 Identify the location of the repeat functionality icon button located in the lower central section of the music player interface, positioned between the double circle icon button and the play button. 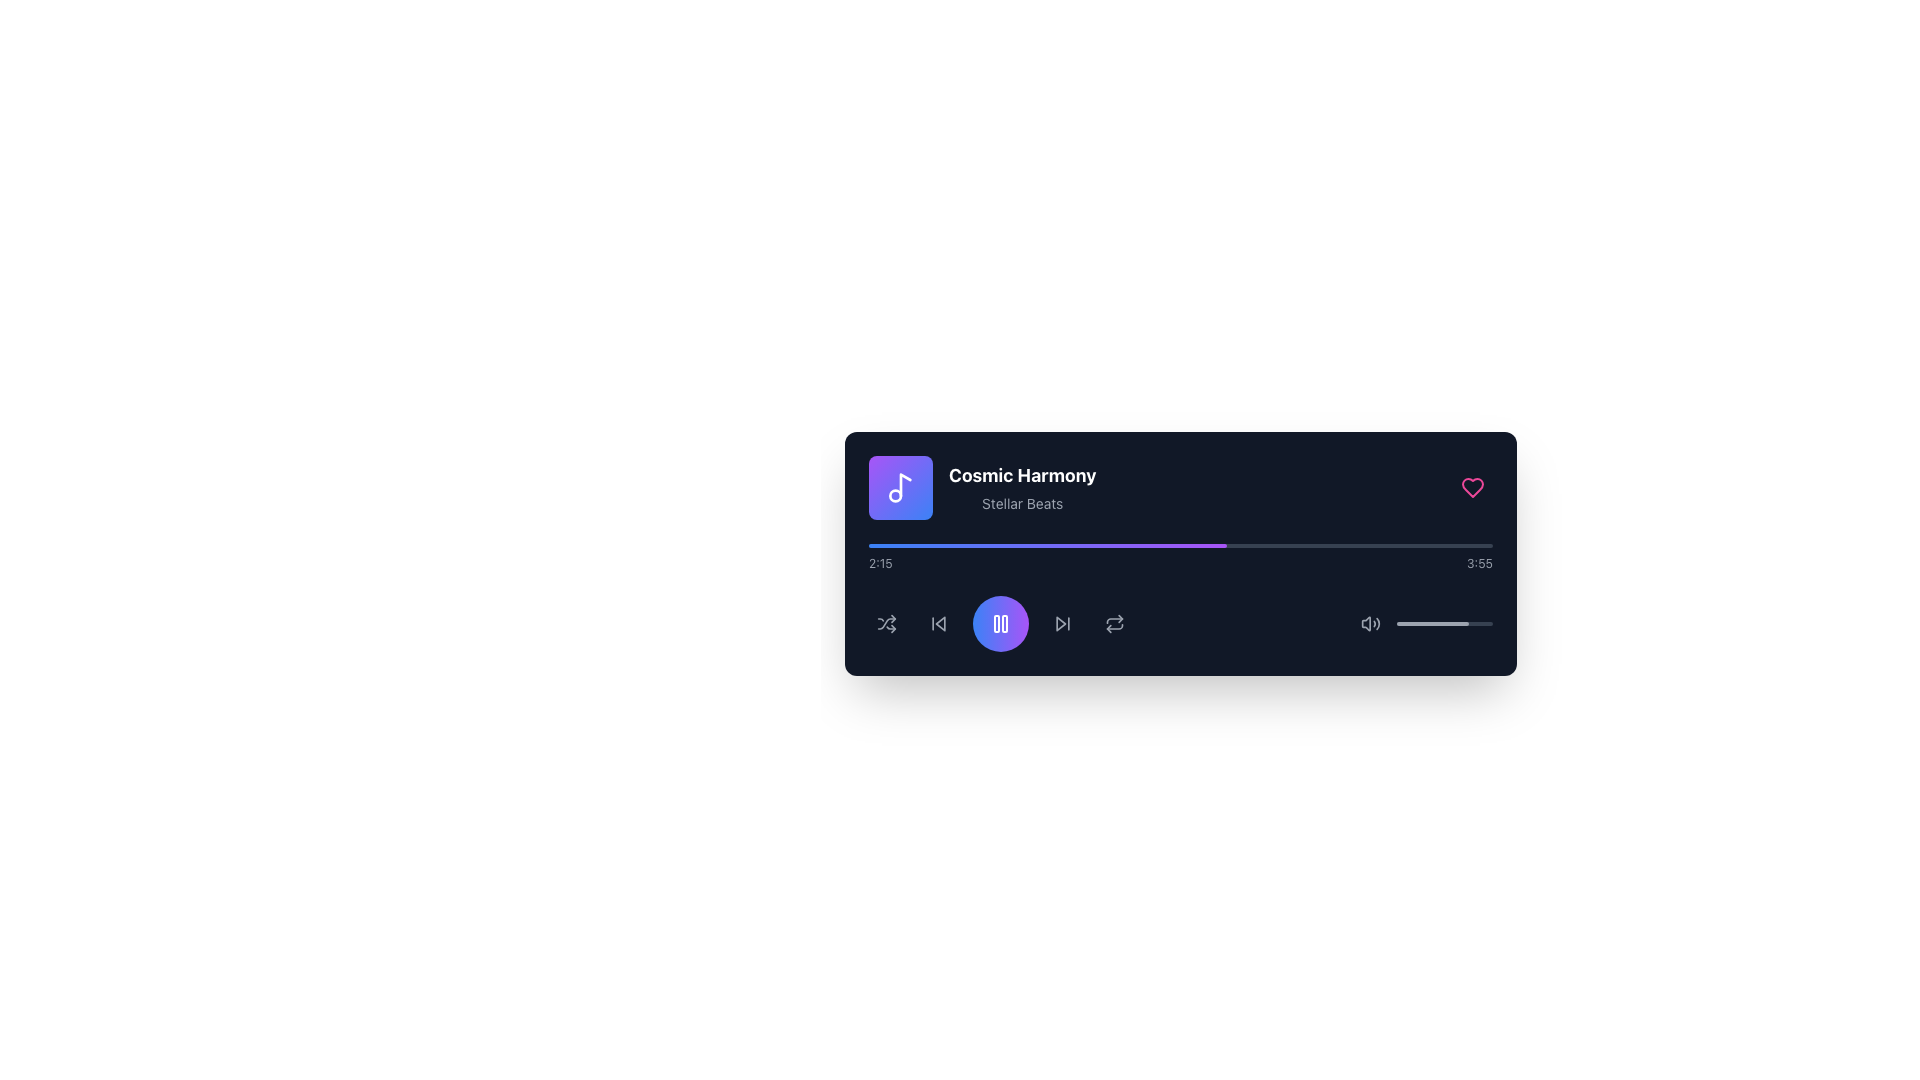
(1113, 623).